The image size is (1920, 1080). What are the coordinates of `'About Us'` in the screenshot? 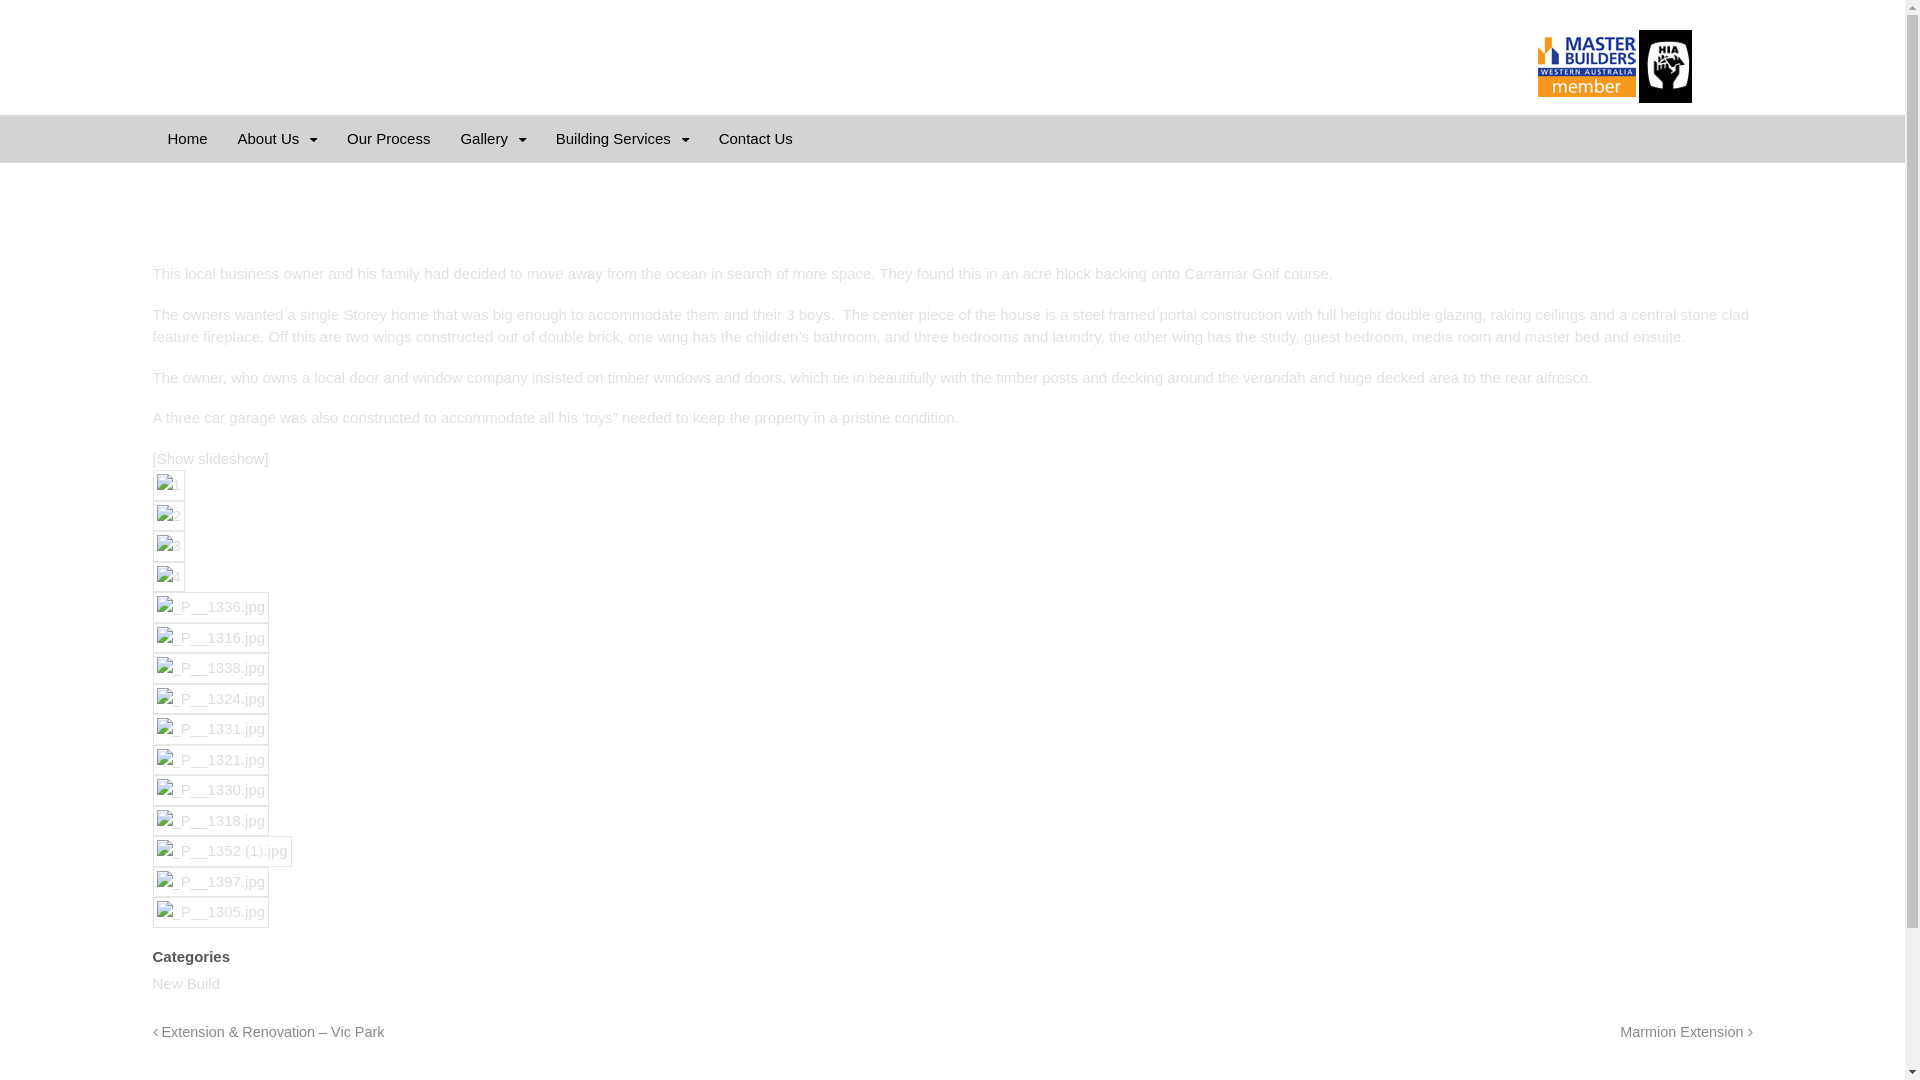 It's located at (277, 137).